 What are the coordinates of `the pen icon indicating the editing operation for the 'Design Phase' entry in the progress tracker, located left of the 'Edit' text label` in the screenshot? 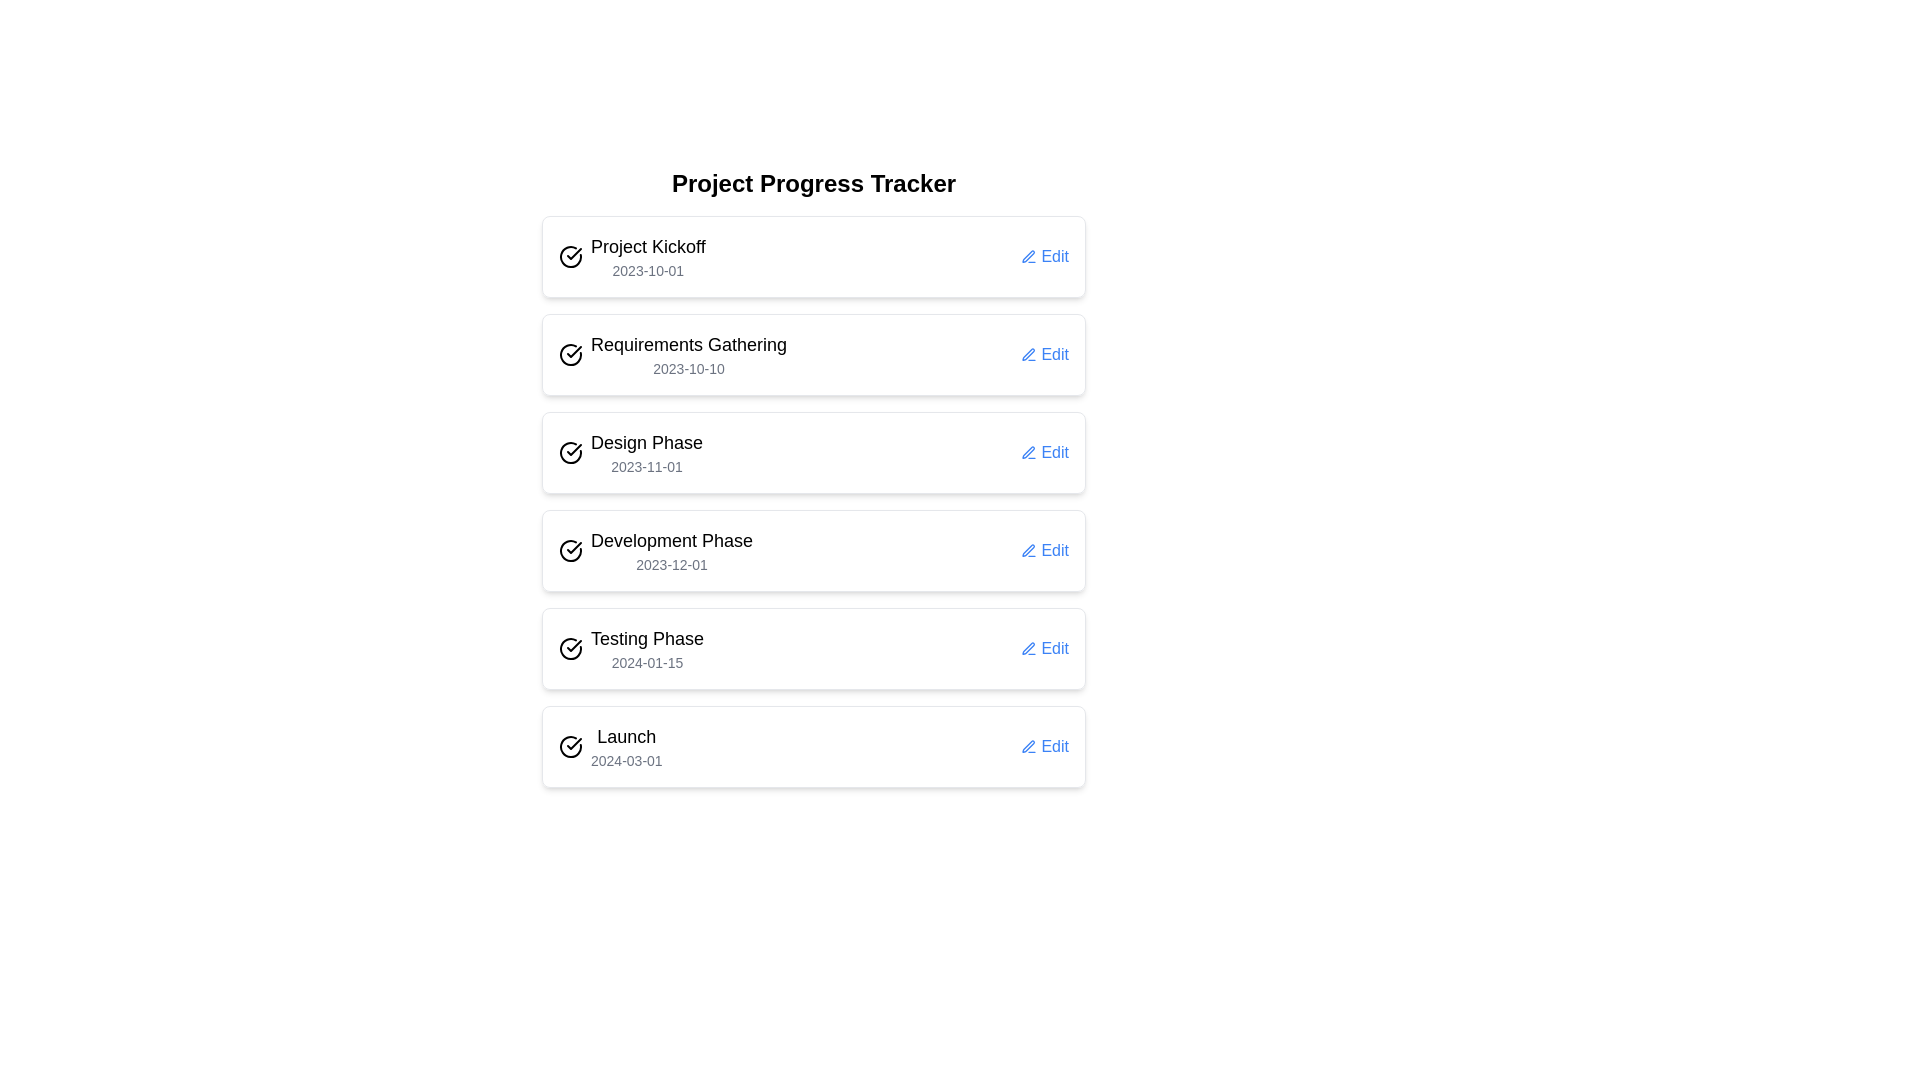 It's located at (1029, 452).